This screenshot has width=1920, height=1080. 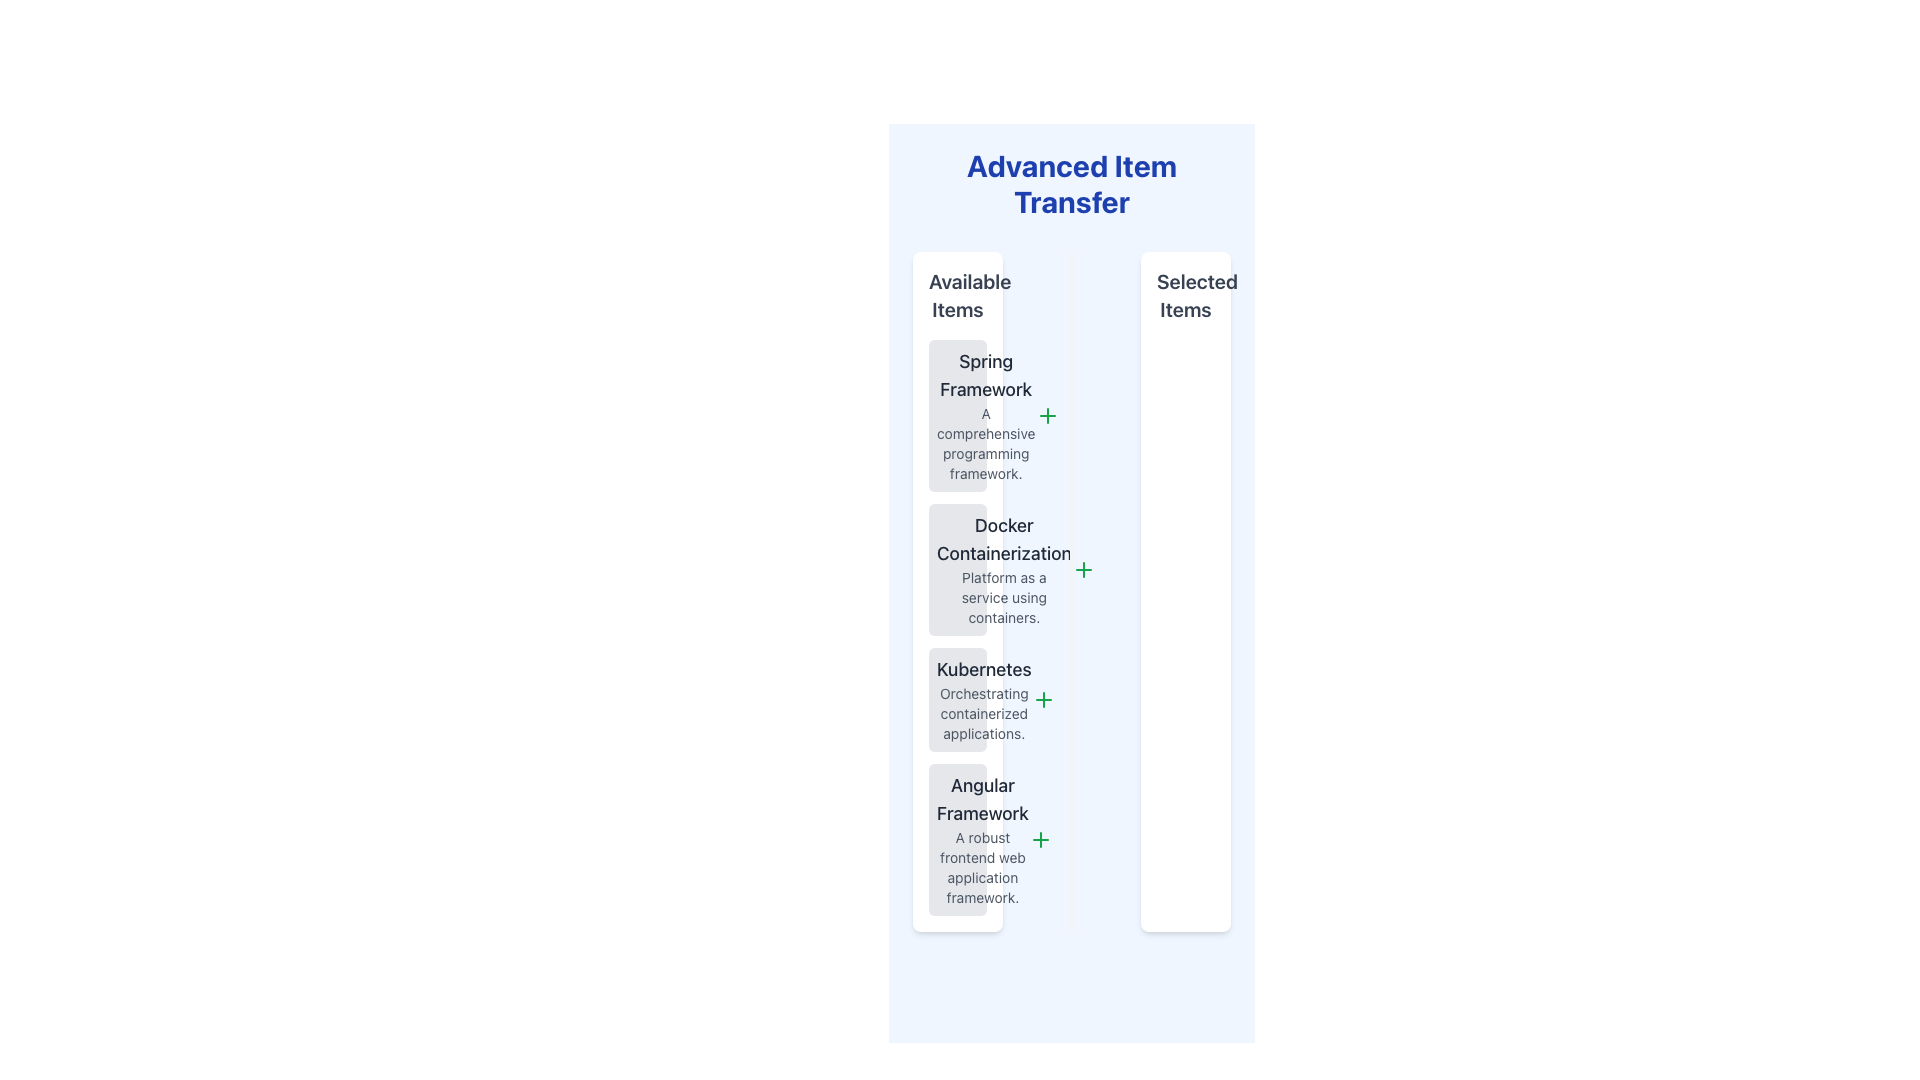 What do you see at coordinates (1004, 570) in the screenshot?
I see `the Text Display Component that shows 'Docker Containerization'` at bounding box center [1004, 570].